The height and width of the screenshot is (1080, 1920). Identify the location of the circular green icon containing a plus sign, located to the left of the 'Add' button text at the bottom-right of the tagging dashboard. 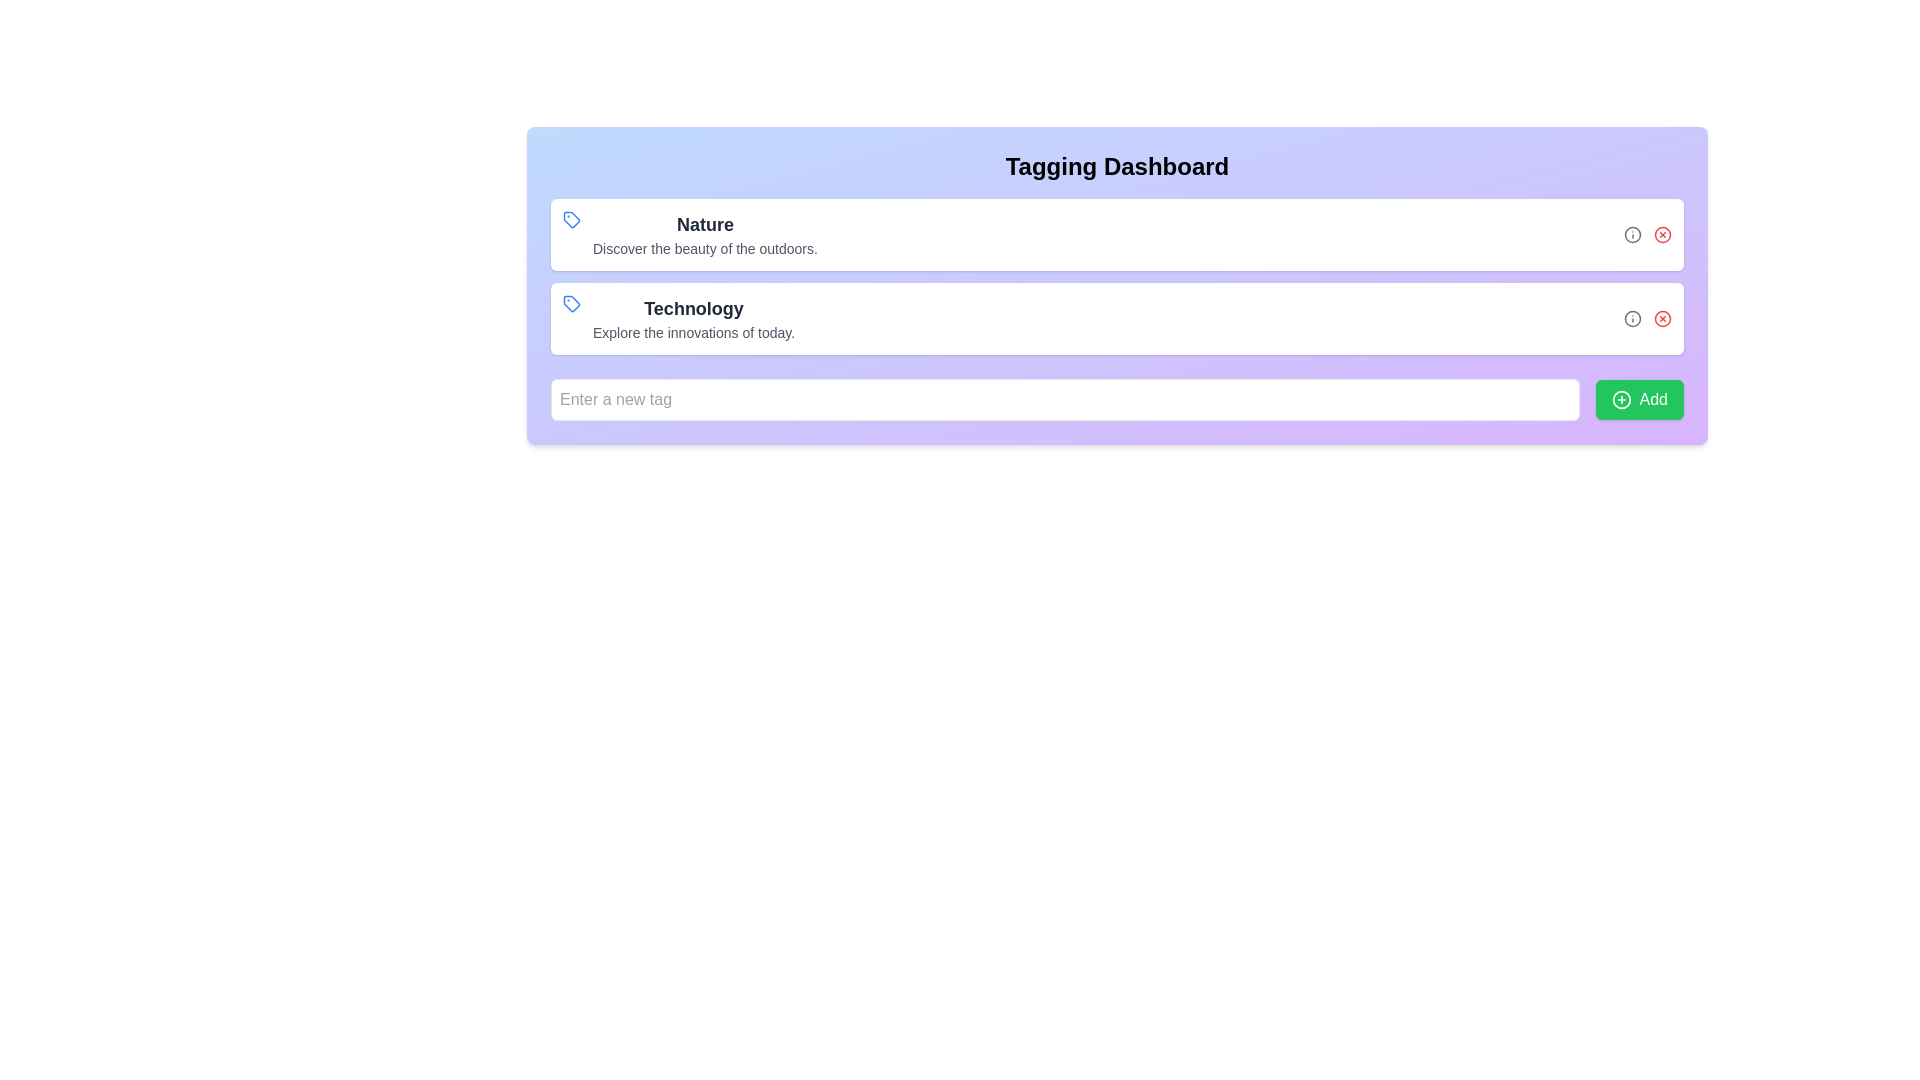
(1621, 400).